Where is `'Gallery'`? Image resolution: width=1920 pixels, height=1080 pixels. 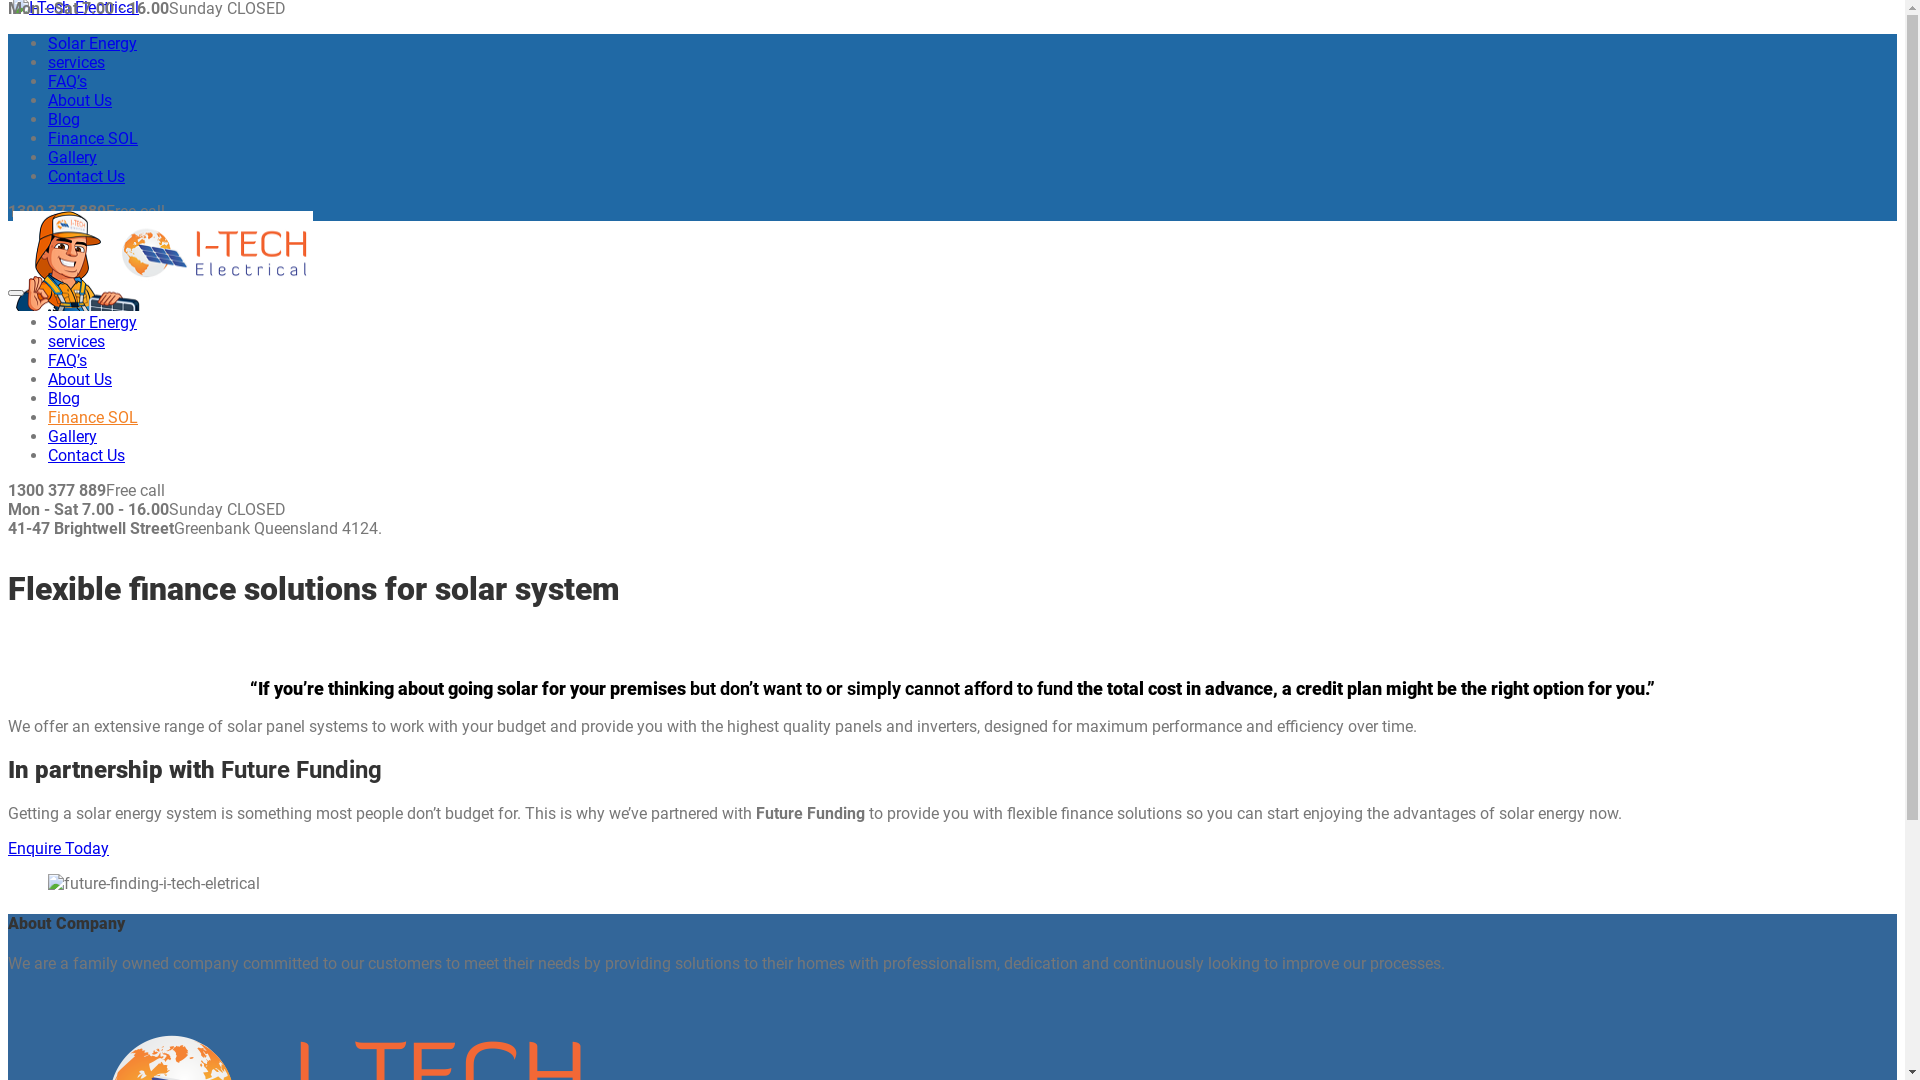 'Gallery' is located at coordinates (72, 435).